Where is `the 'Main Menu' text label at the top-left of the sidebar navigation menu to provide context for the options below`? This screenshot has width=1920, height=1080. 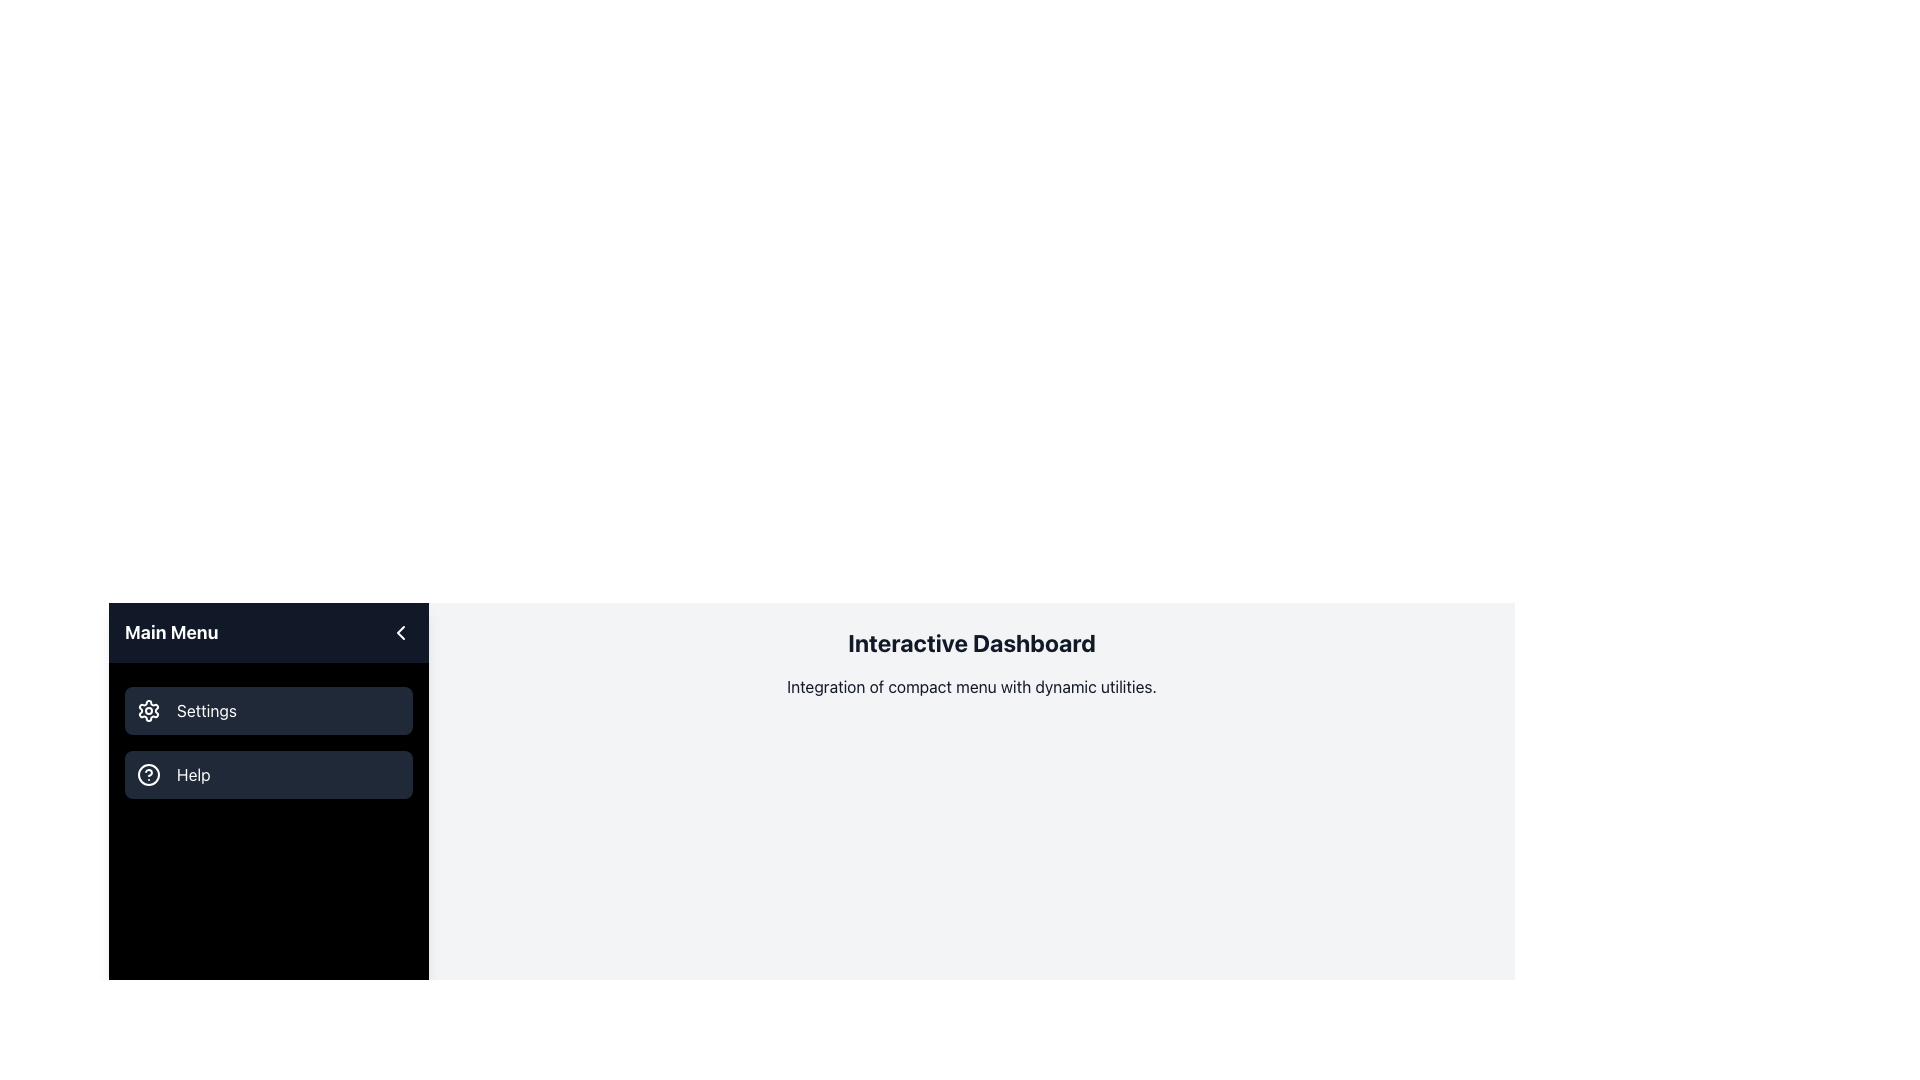
the 'Main Menu' text label at the top-left of the sidebar navigation menu to provide context for the options below is located at coordinates (171, 632).